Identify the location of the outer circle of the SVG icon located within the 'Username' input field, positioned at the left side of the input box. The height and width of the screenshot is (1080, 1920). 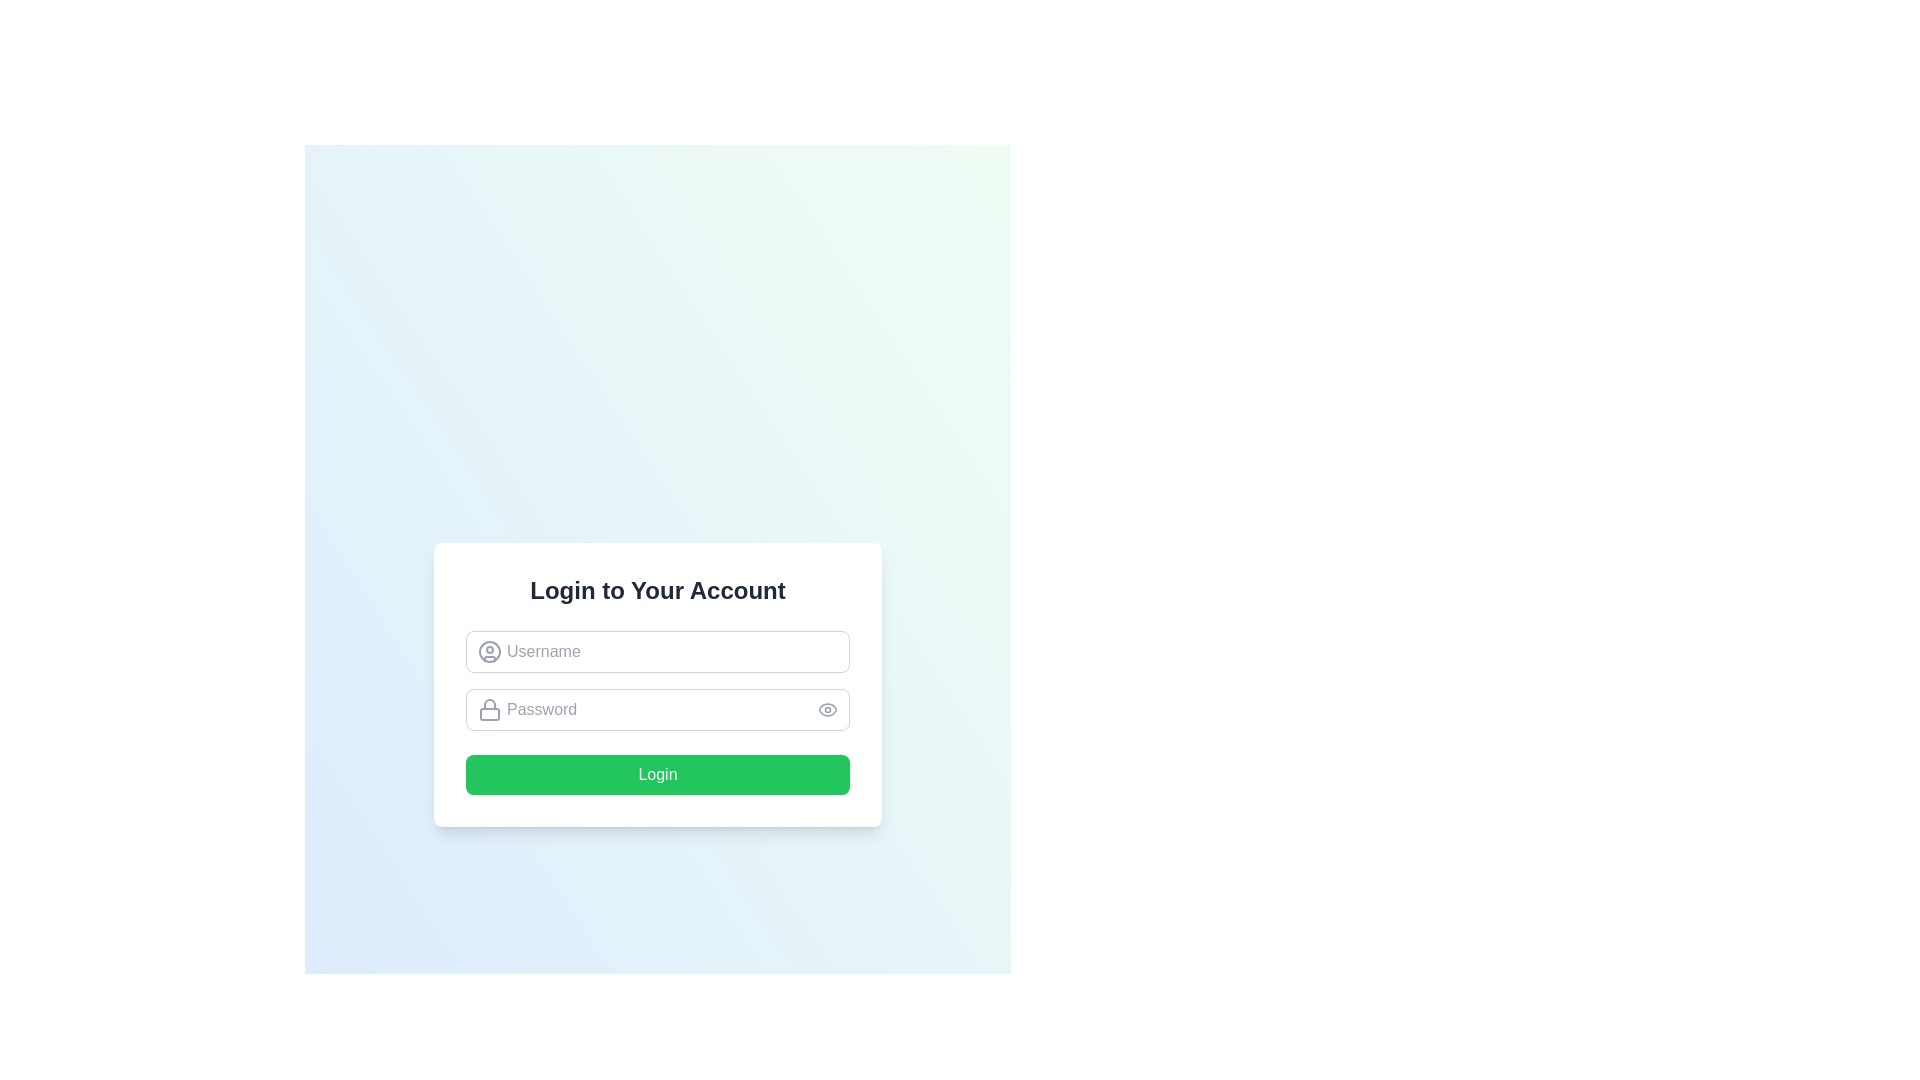
(489, 651).